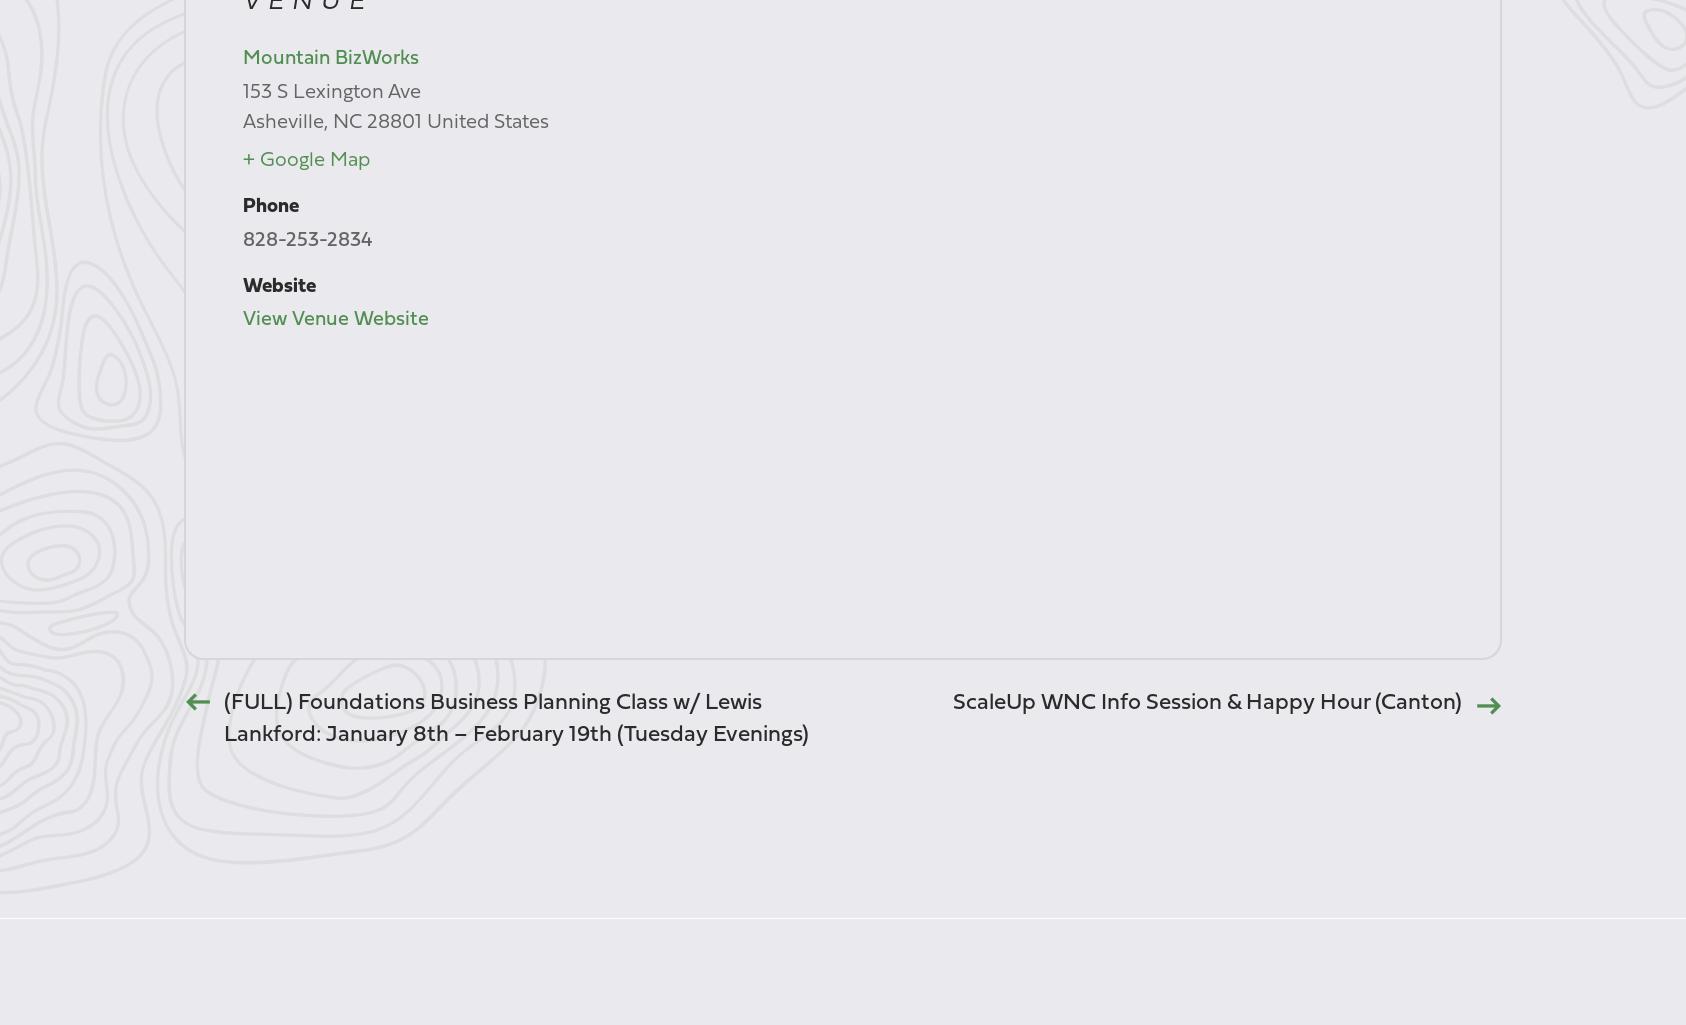 The image size is (1686, 1025). Describe the element at coordinates (305, 238) in the screenshot. I see `'828-253-2834'` at that location.